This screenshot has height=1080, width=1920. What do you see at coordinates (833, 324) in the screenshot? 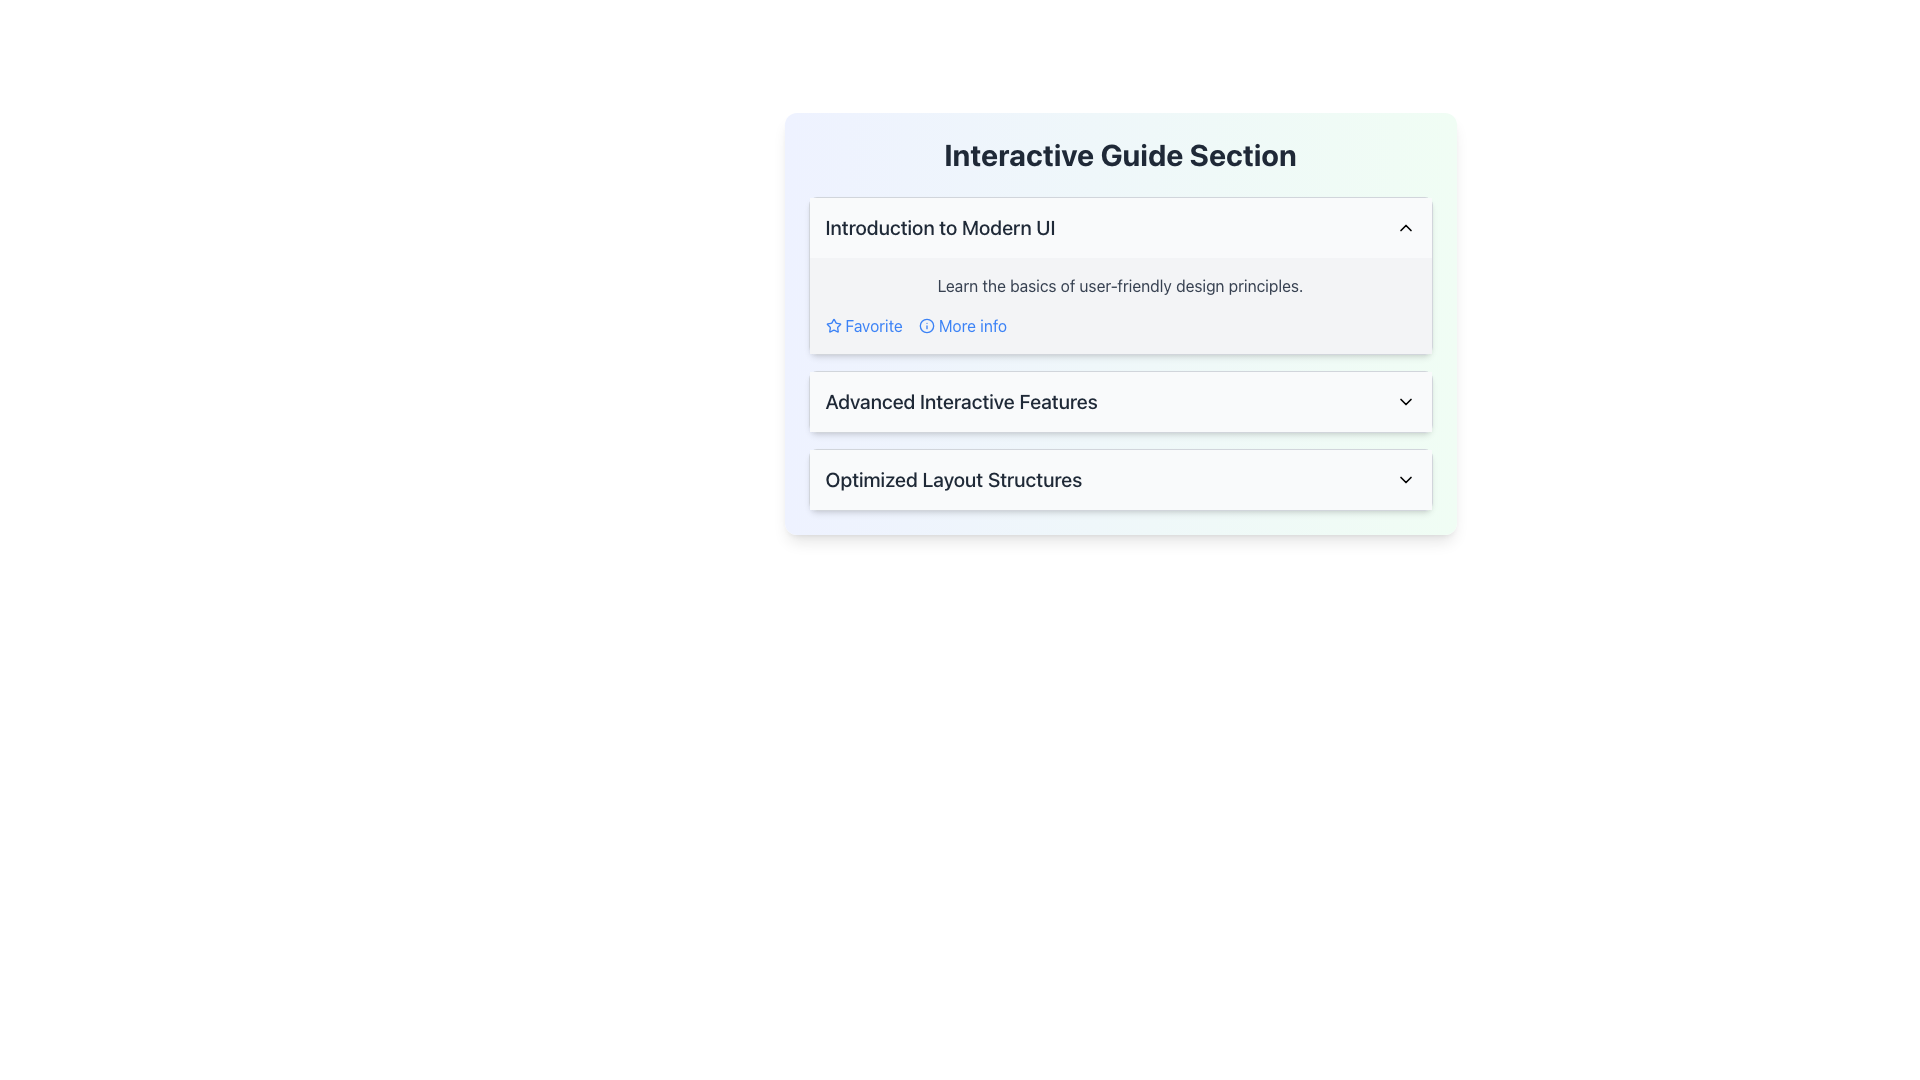
I see `the favorite icon located to the left of the 'Favorite' text in the 'Introduction to Modern UI' section` at bounding box center [833, 324].